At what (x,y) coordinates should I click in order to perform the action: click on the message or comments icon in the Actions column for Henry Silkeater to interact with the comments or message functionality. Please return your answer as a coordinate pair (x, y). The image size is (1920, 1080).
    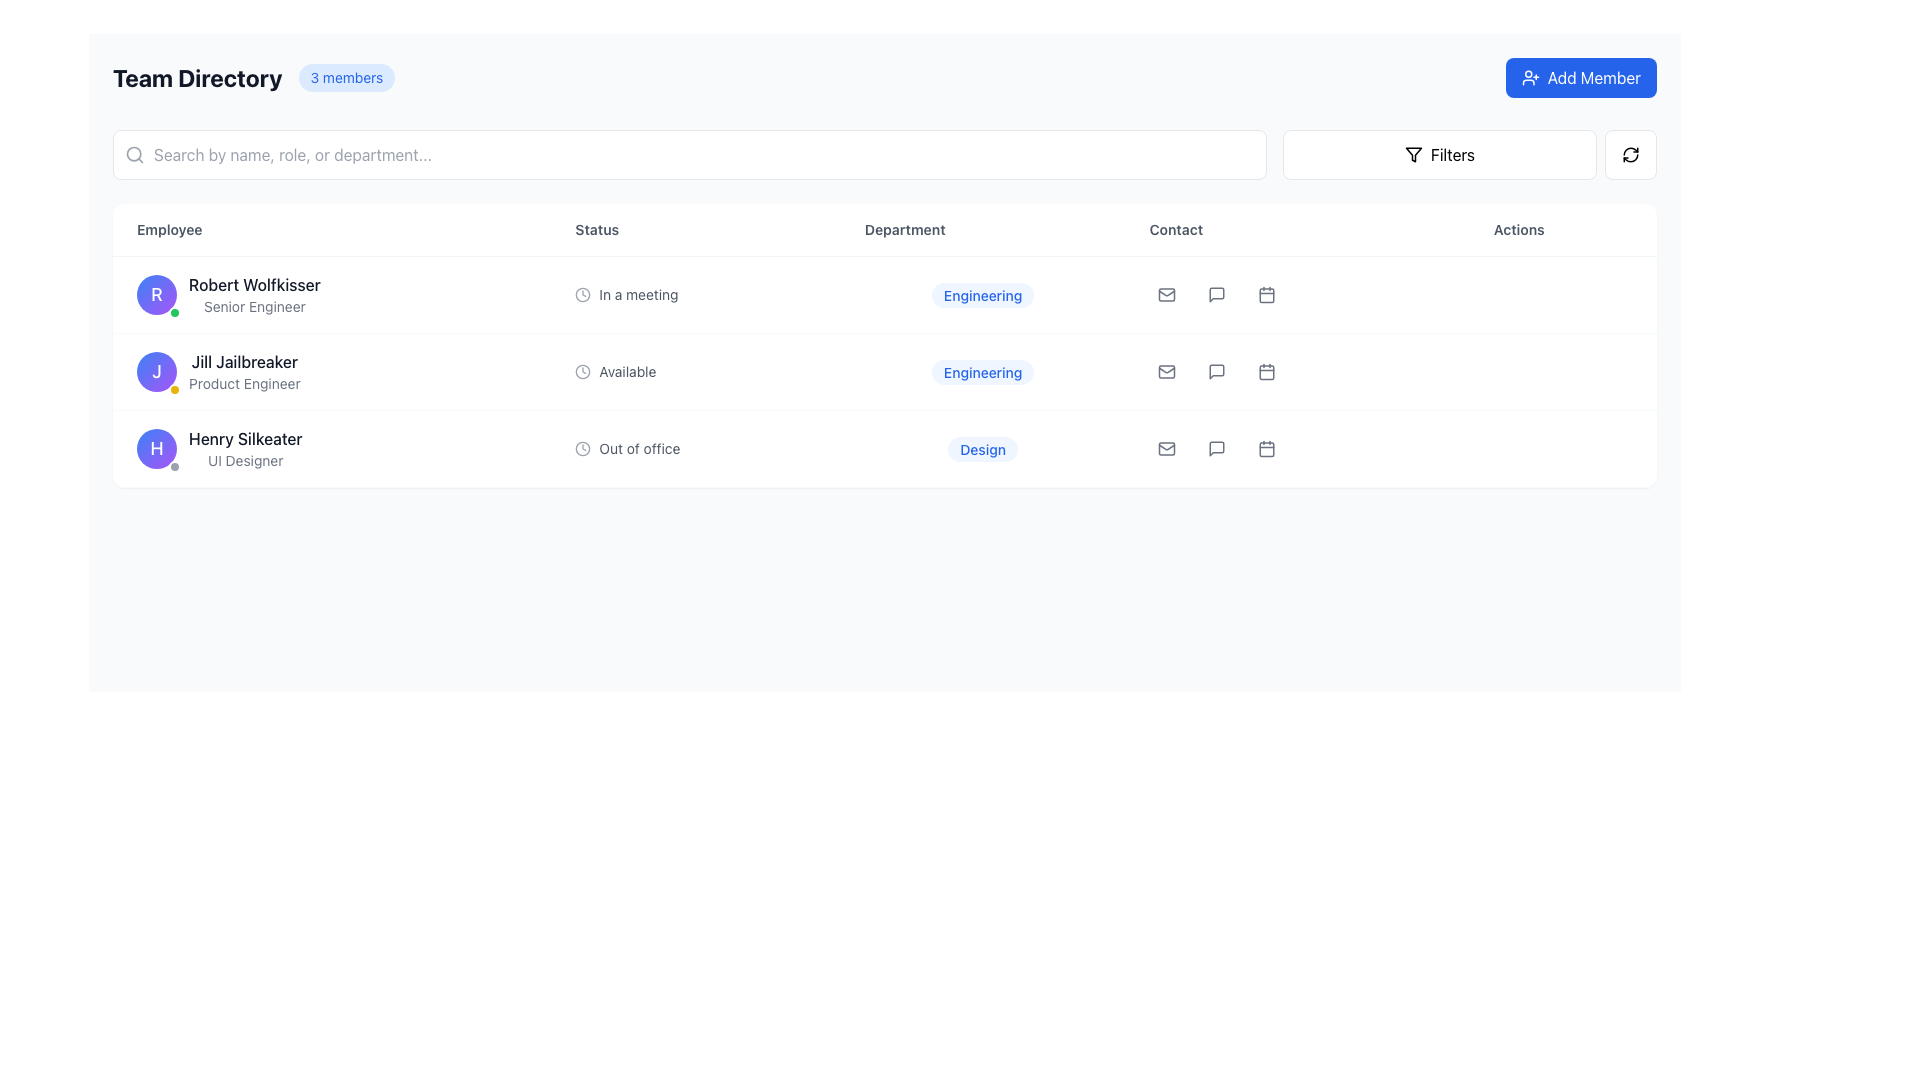
    Looking at the image, I should click on (1215, 447).